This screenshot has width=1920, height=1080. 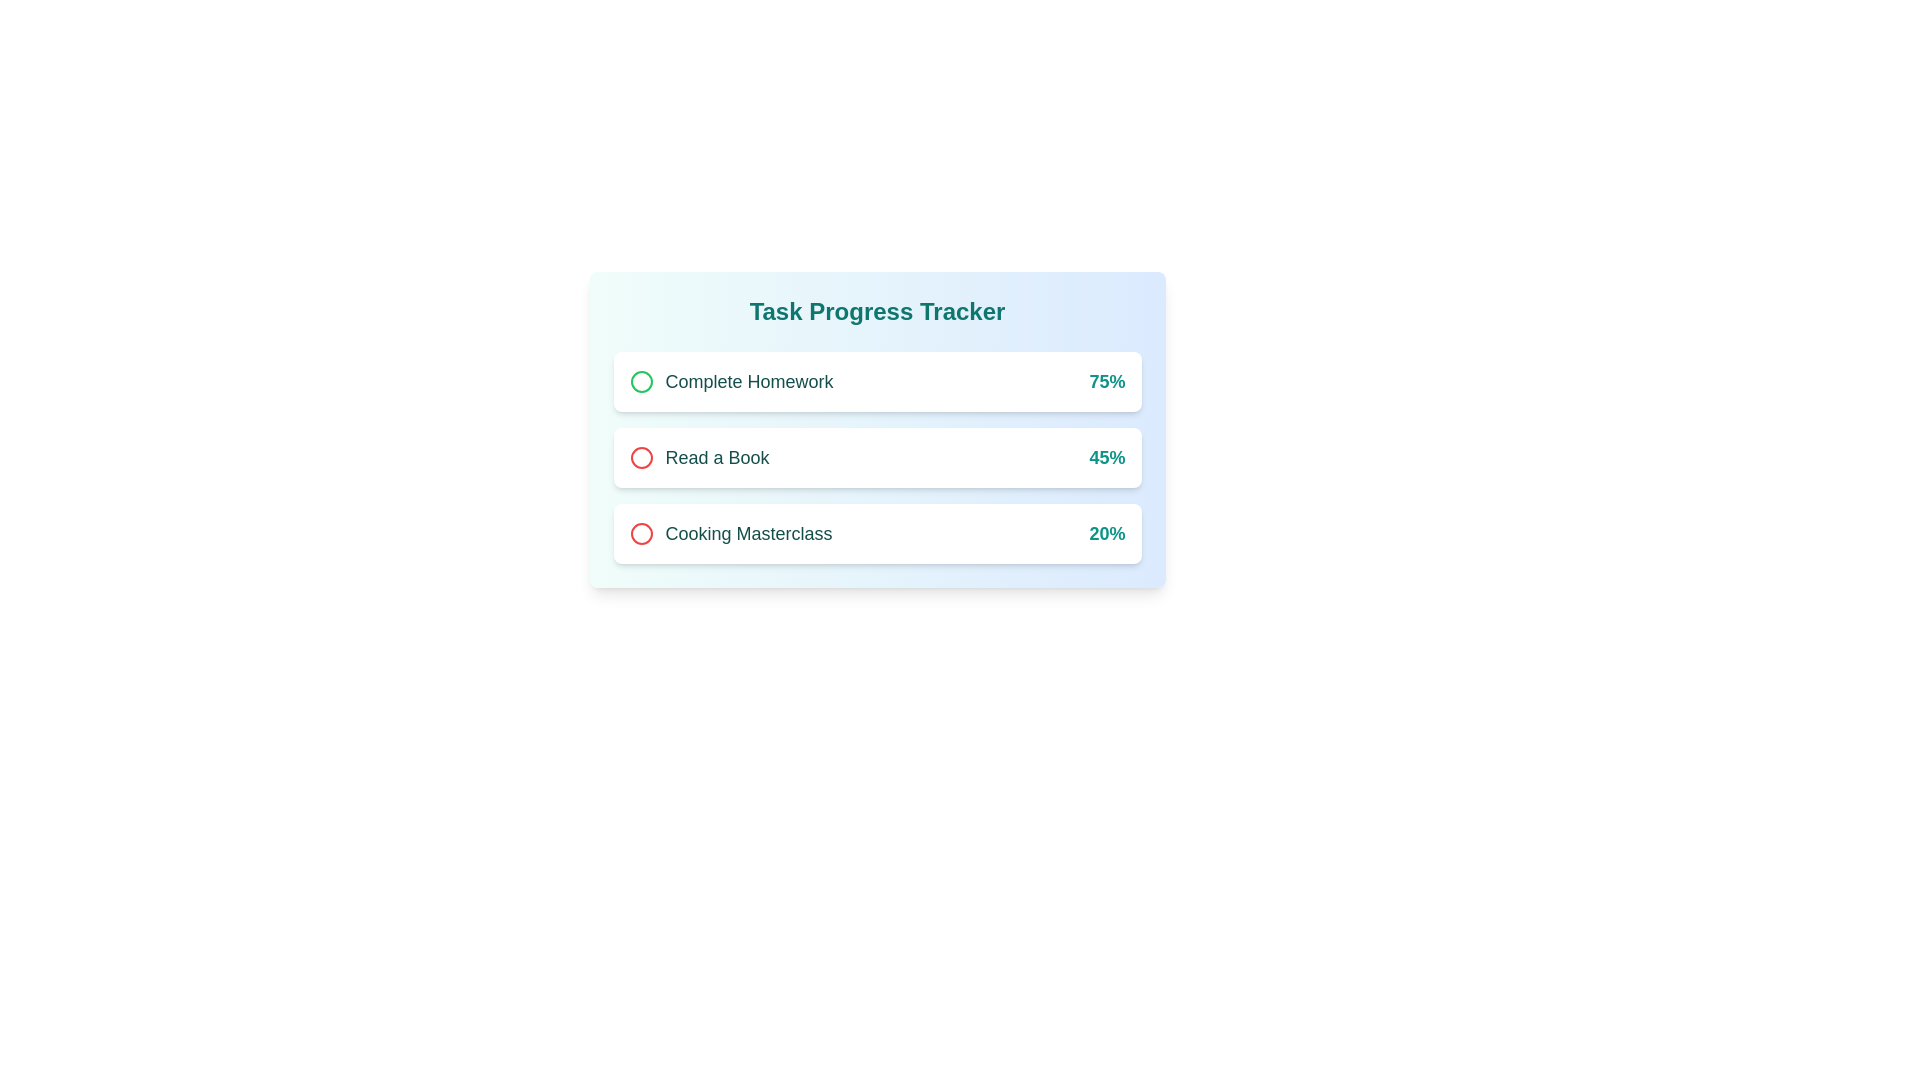 I want to click on the 'Complete Homework' text label styled with a large, bold font and teal-green color to interact with surrounding elements in the task progress tracker, so click(x=748, y=381).